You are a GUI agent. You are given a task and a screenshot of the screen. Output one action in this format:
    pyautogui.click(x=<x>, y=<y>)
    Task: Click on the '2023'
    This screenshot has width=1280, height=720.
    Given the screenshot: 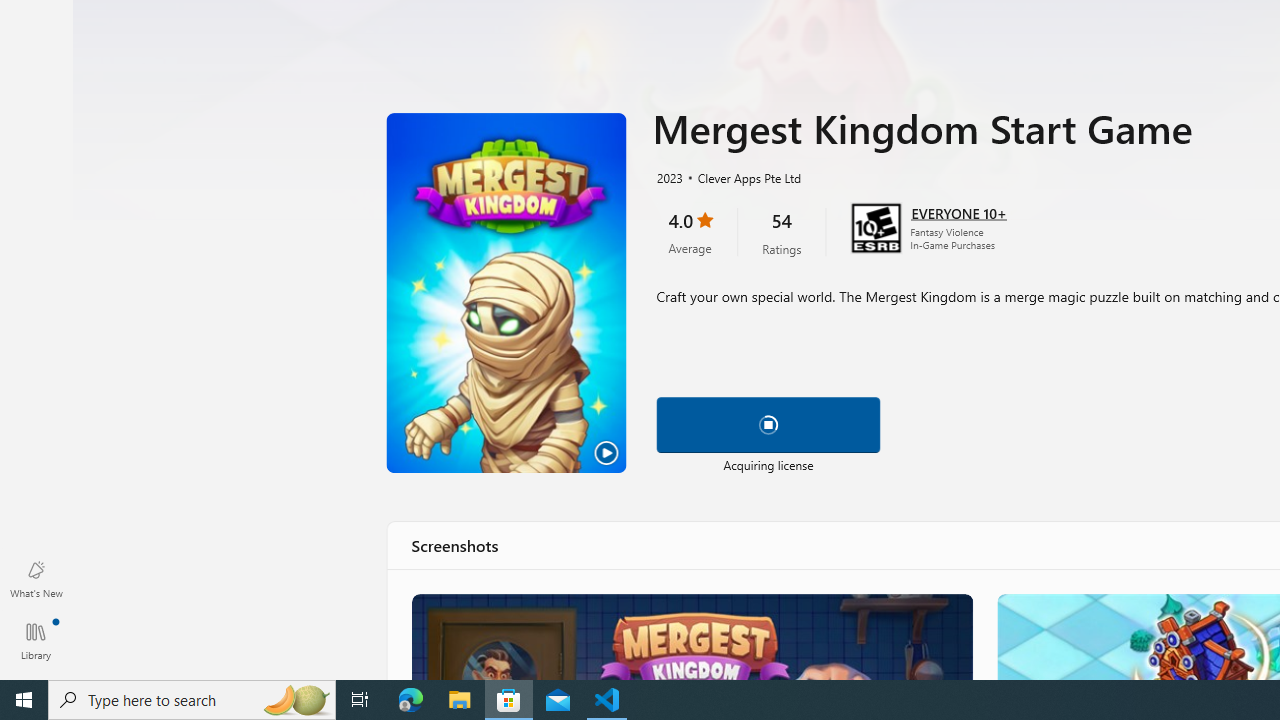 What is the action you would take?
    pyautogui.click(x=668, y=176)
    